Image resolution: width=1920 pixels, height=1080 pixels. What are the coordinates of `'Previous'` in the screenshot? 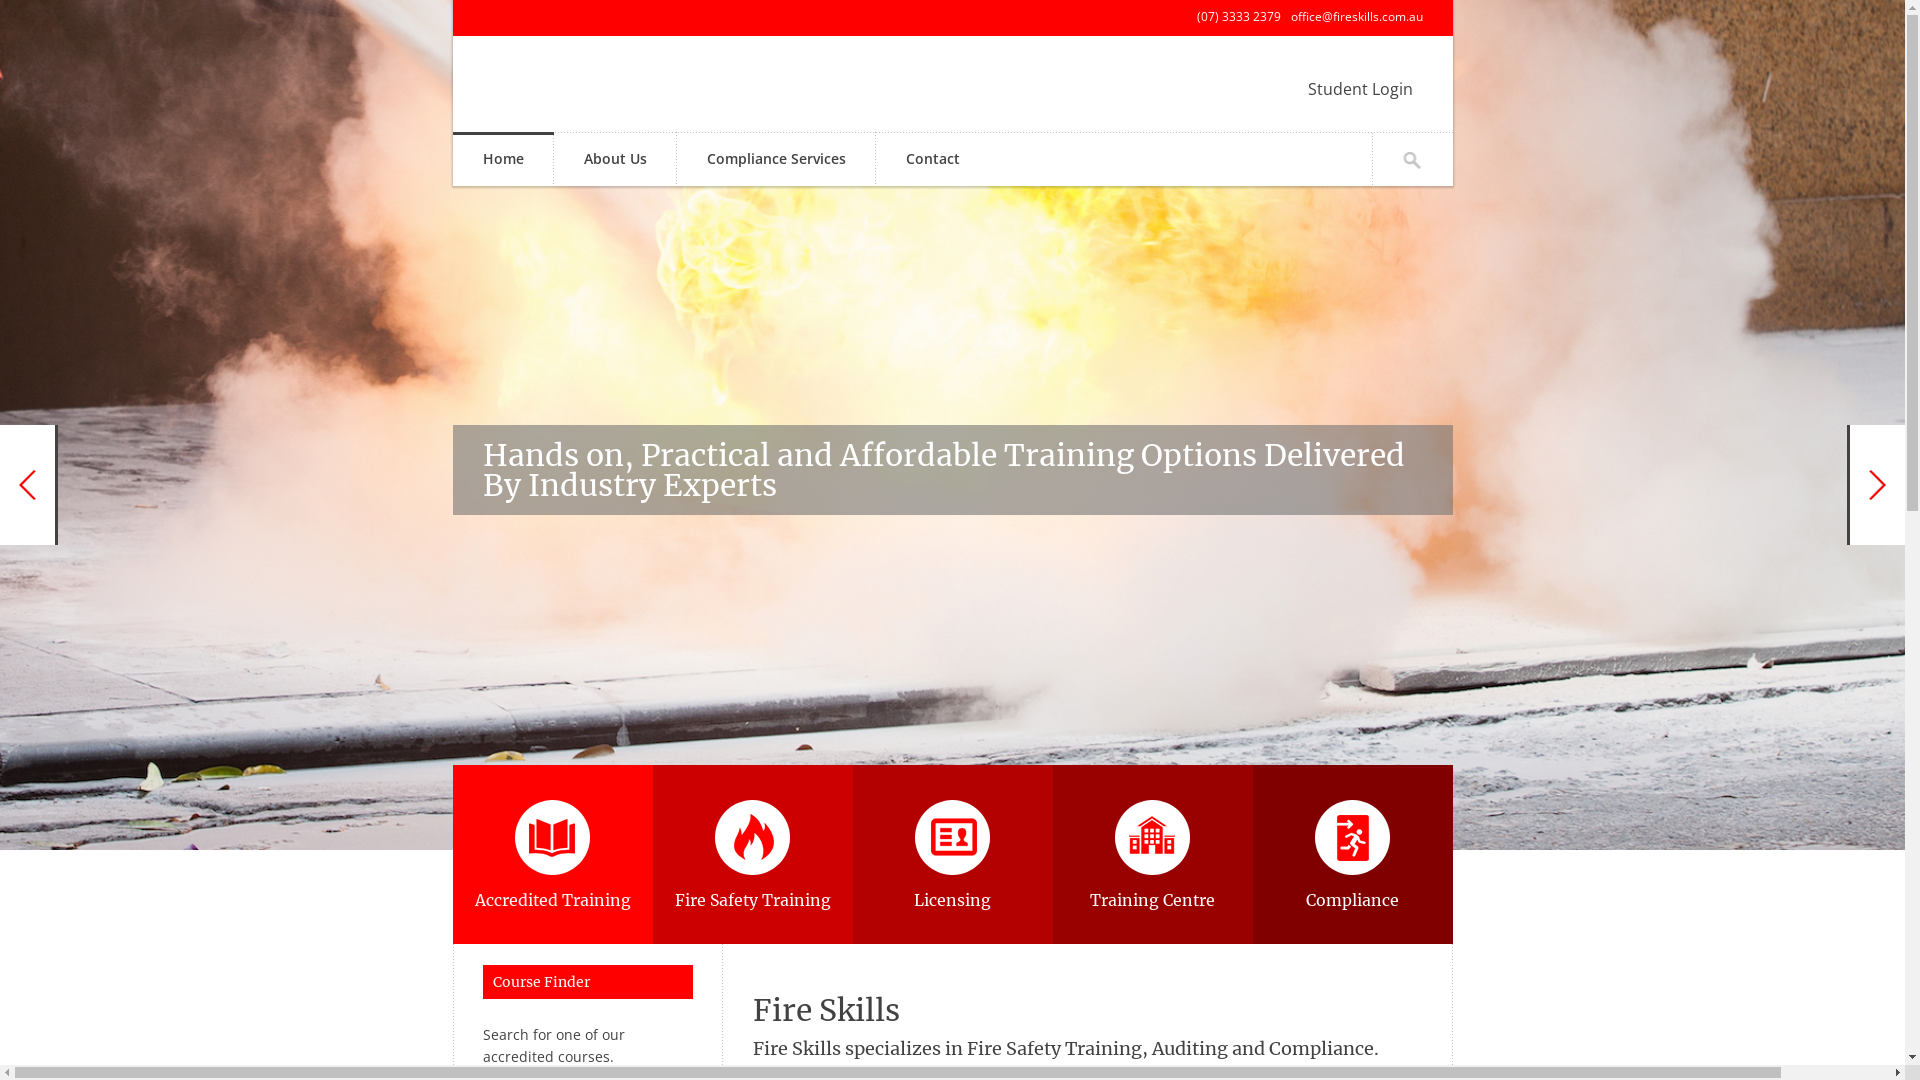 It's located at (28, 485).